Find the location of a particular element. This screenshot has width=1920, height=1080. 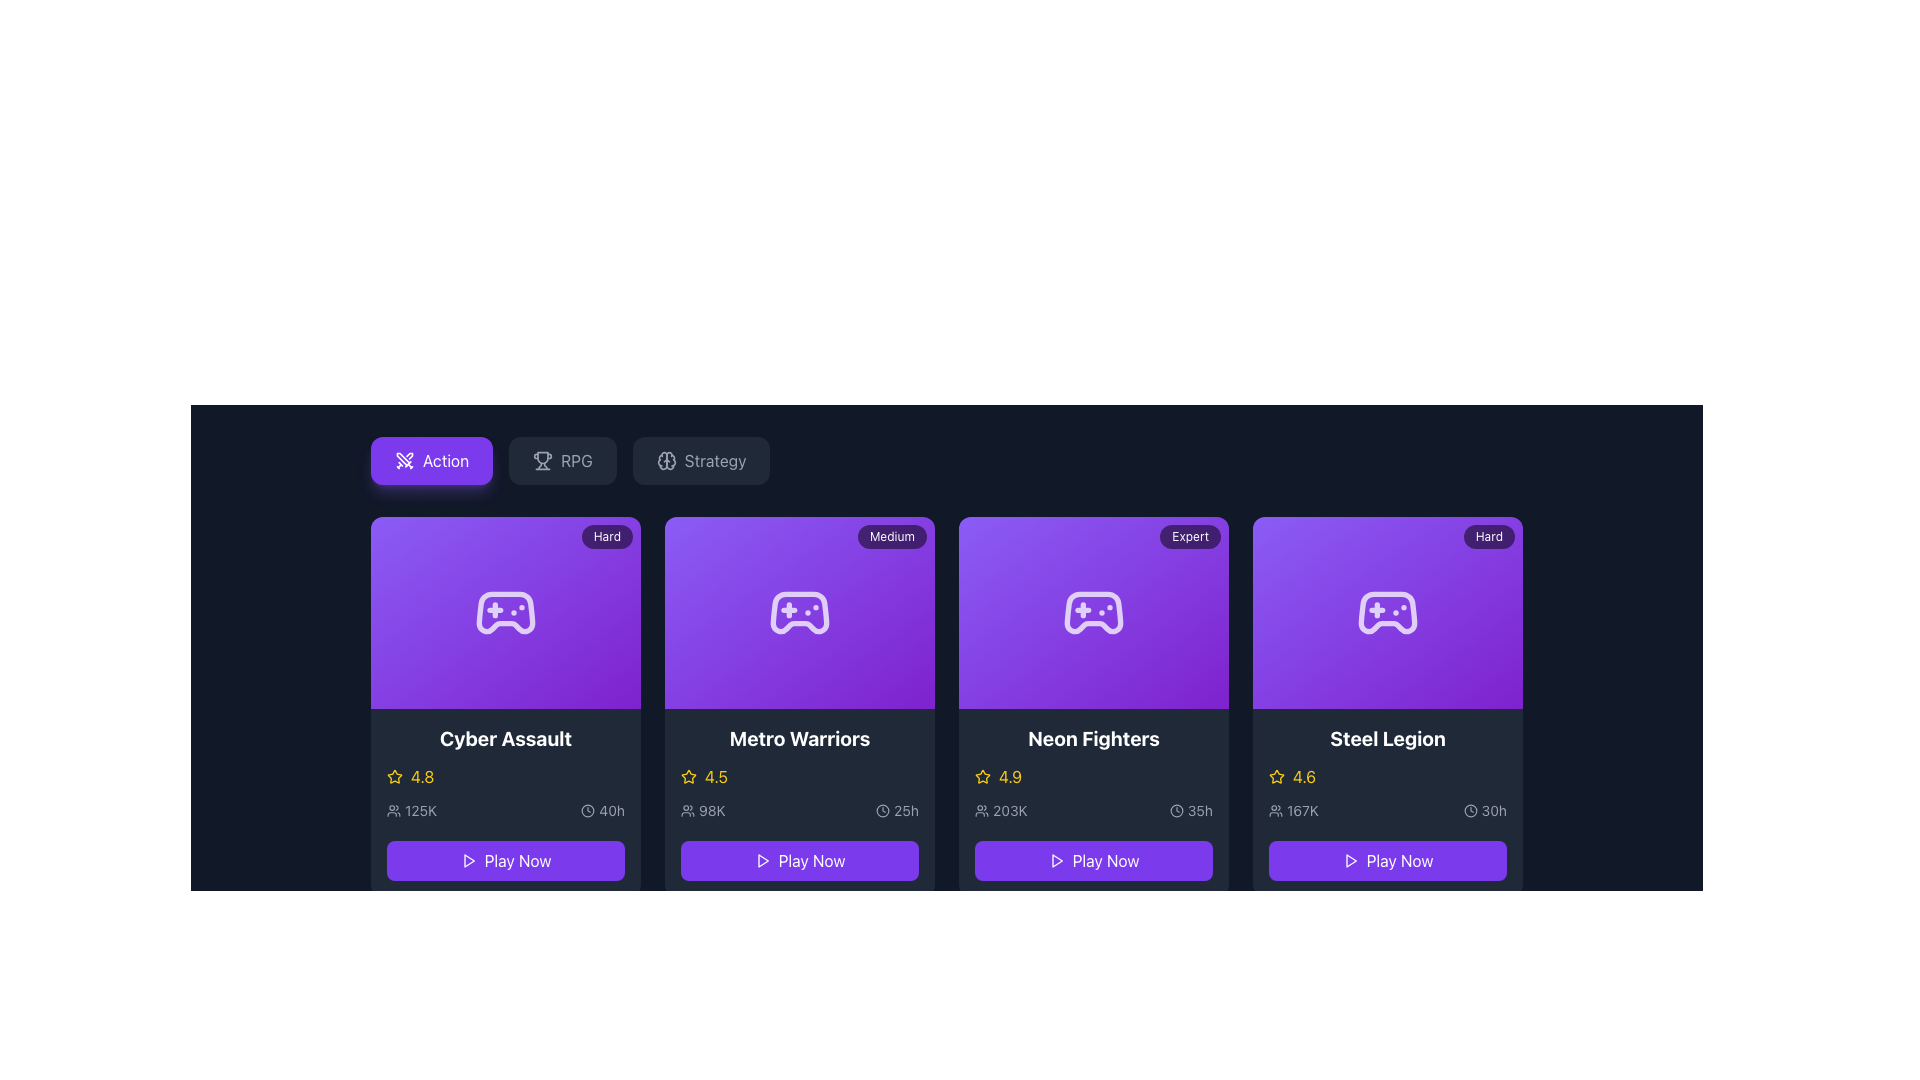

the Information display element containing user icon with '167K' and clock icon with '30h', located within the 'Steel Legion' card is located at coordinates (1386, 810).